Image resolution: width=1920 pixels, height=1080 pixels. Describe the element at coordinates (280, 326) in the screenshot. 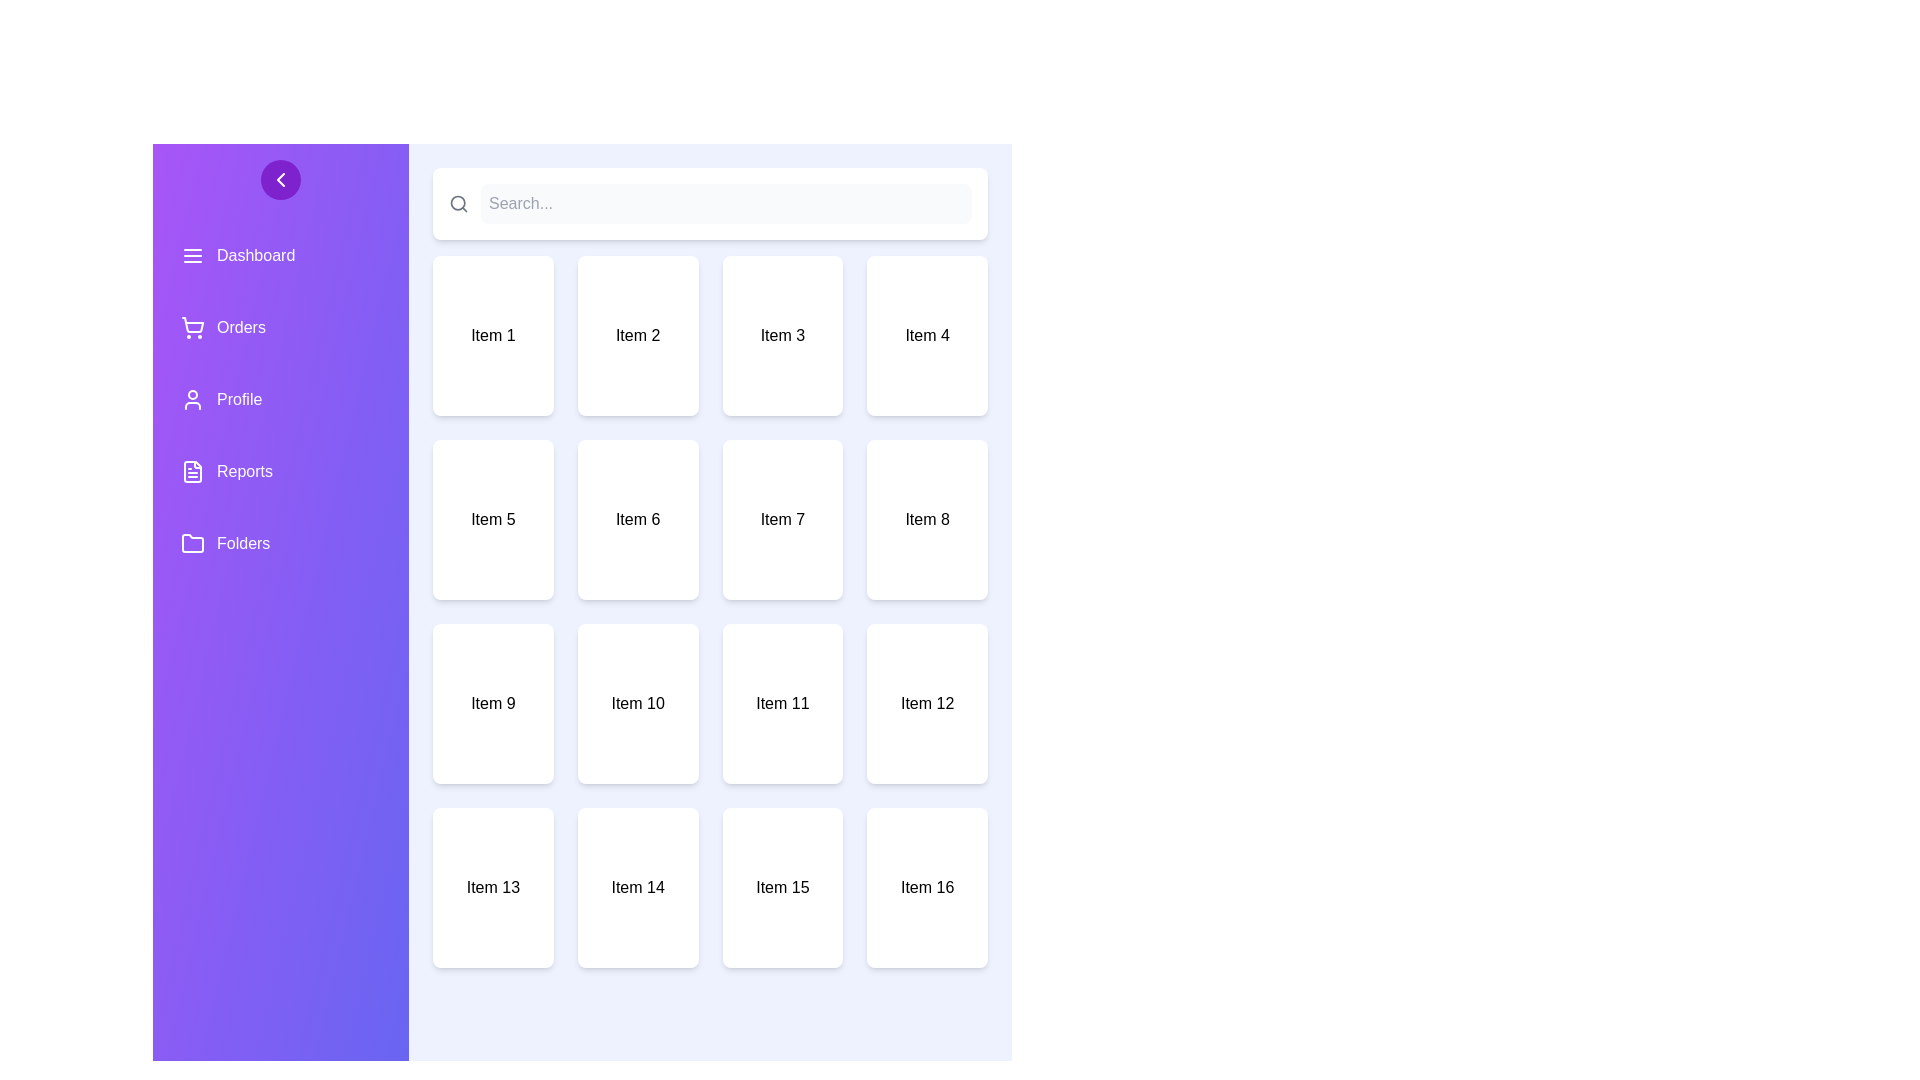

I see `the sidebar menu item labeled Orders to navigate to its section` at that location.